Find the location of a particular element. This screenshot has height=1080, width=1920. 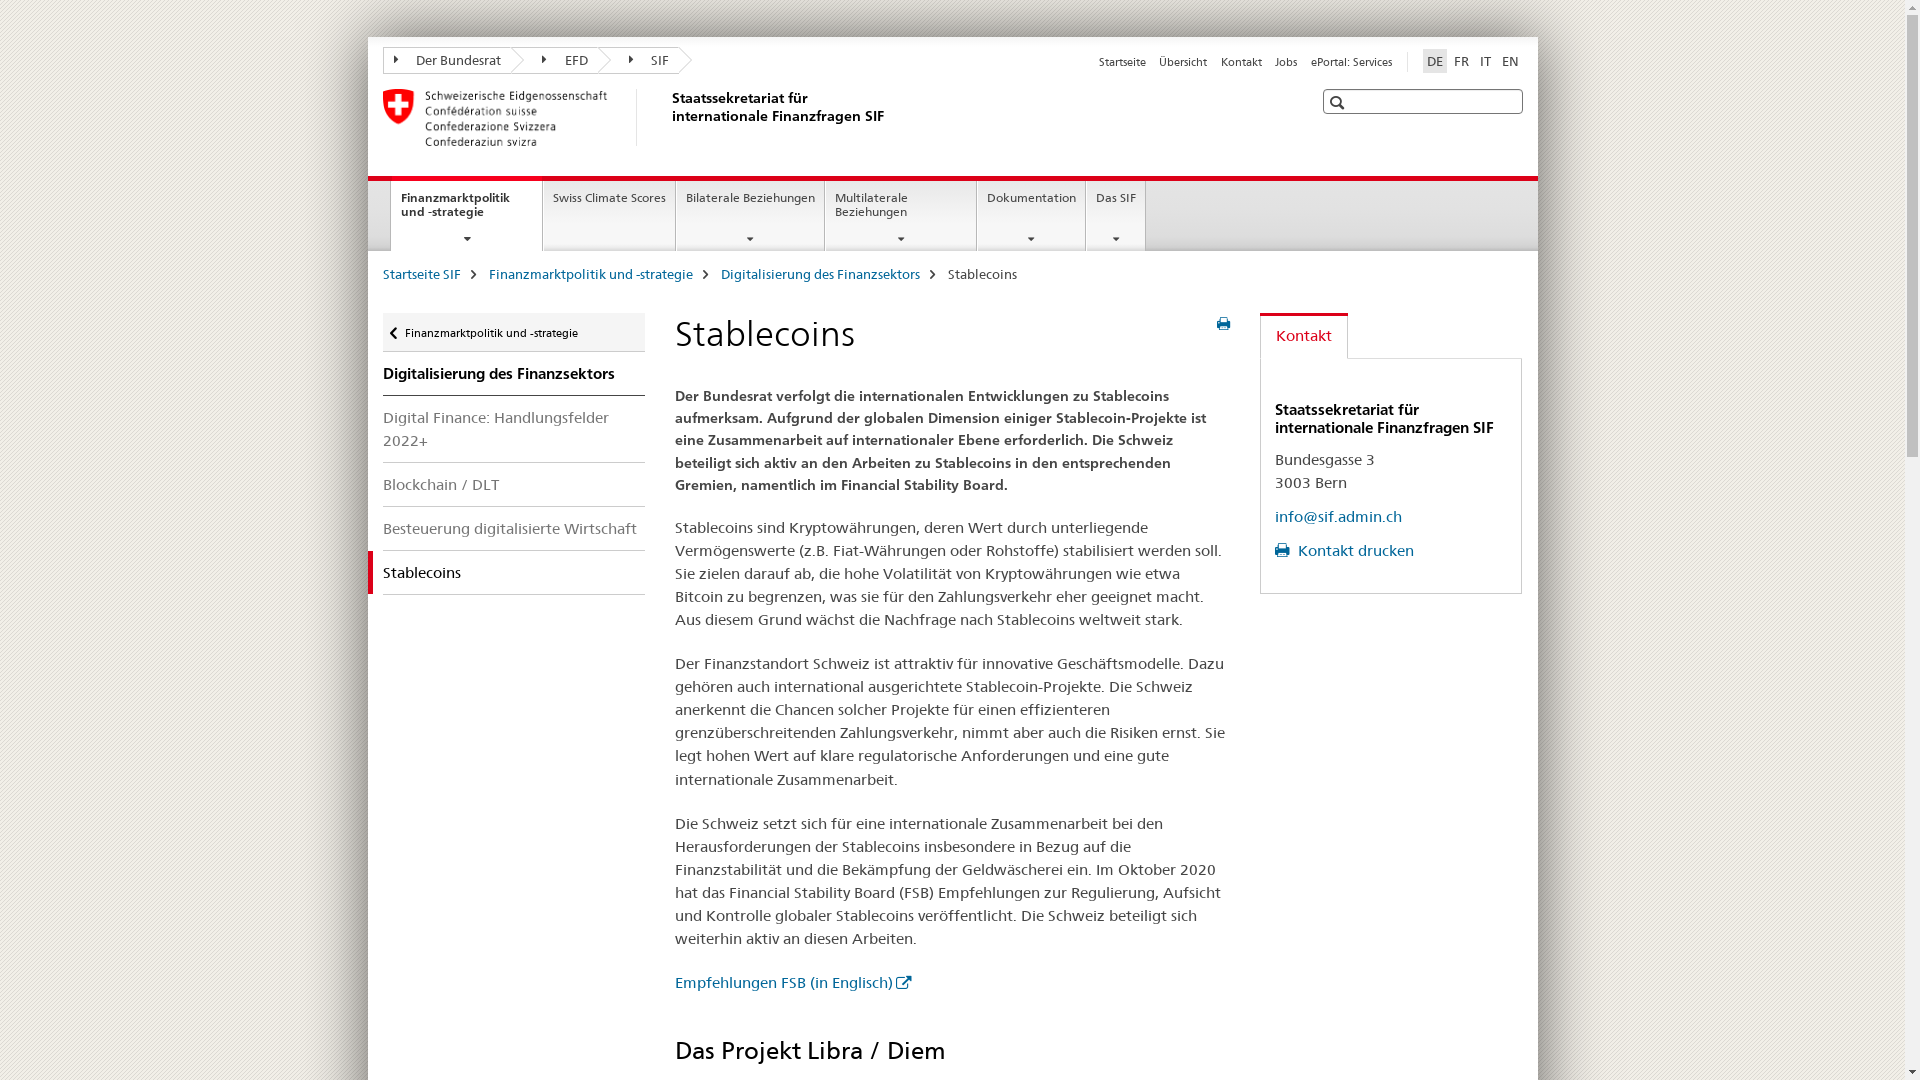

'Finanzmarktpolitik und -strategie is located at coordinates (392, 213).